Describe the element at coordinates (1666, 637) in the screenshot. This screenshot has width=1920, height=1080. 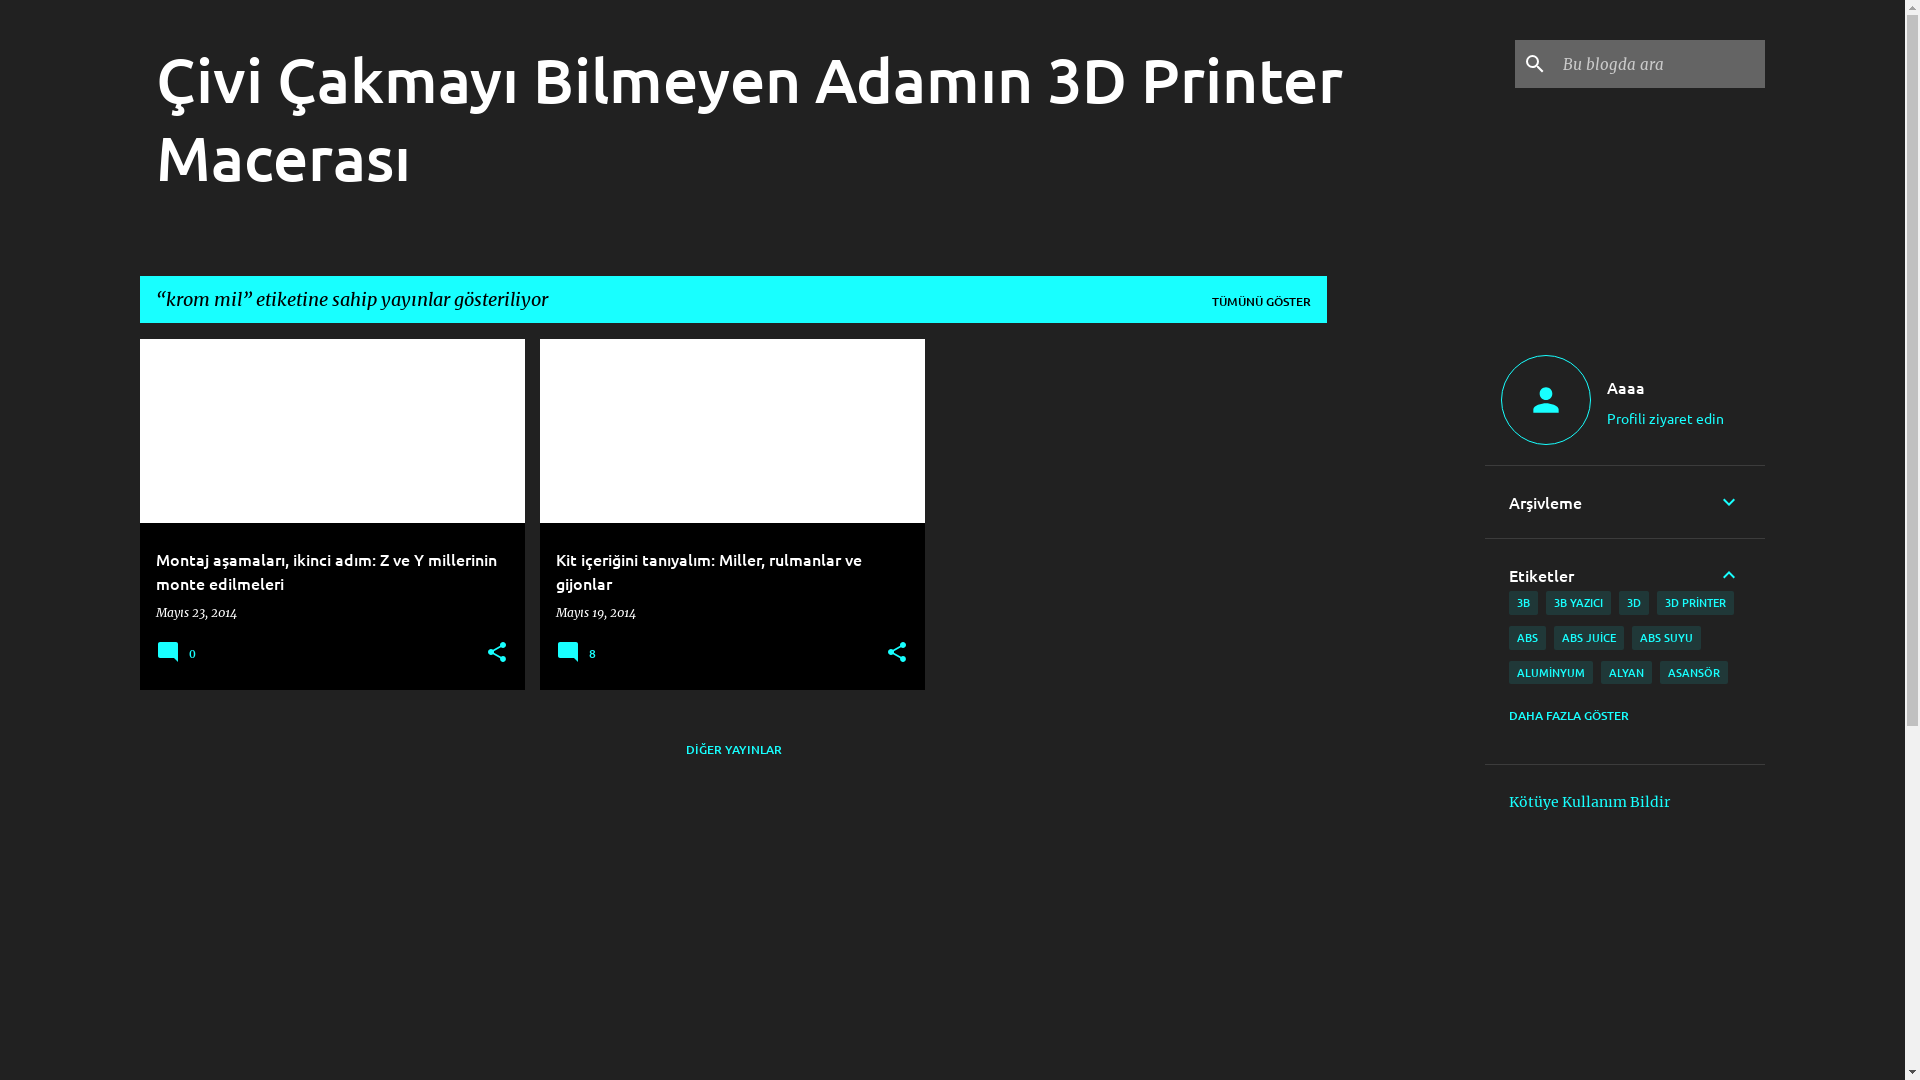
I see `'ABS SUYU'` at that location.